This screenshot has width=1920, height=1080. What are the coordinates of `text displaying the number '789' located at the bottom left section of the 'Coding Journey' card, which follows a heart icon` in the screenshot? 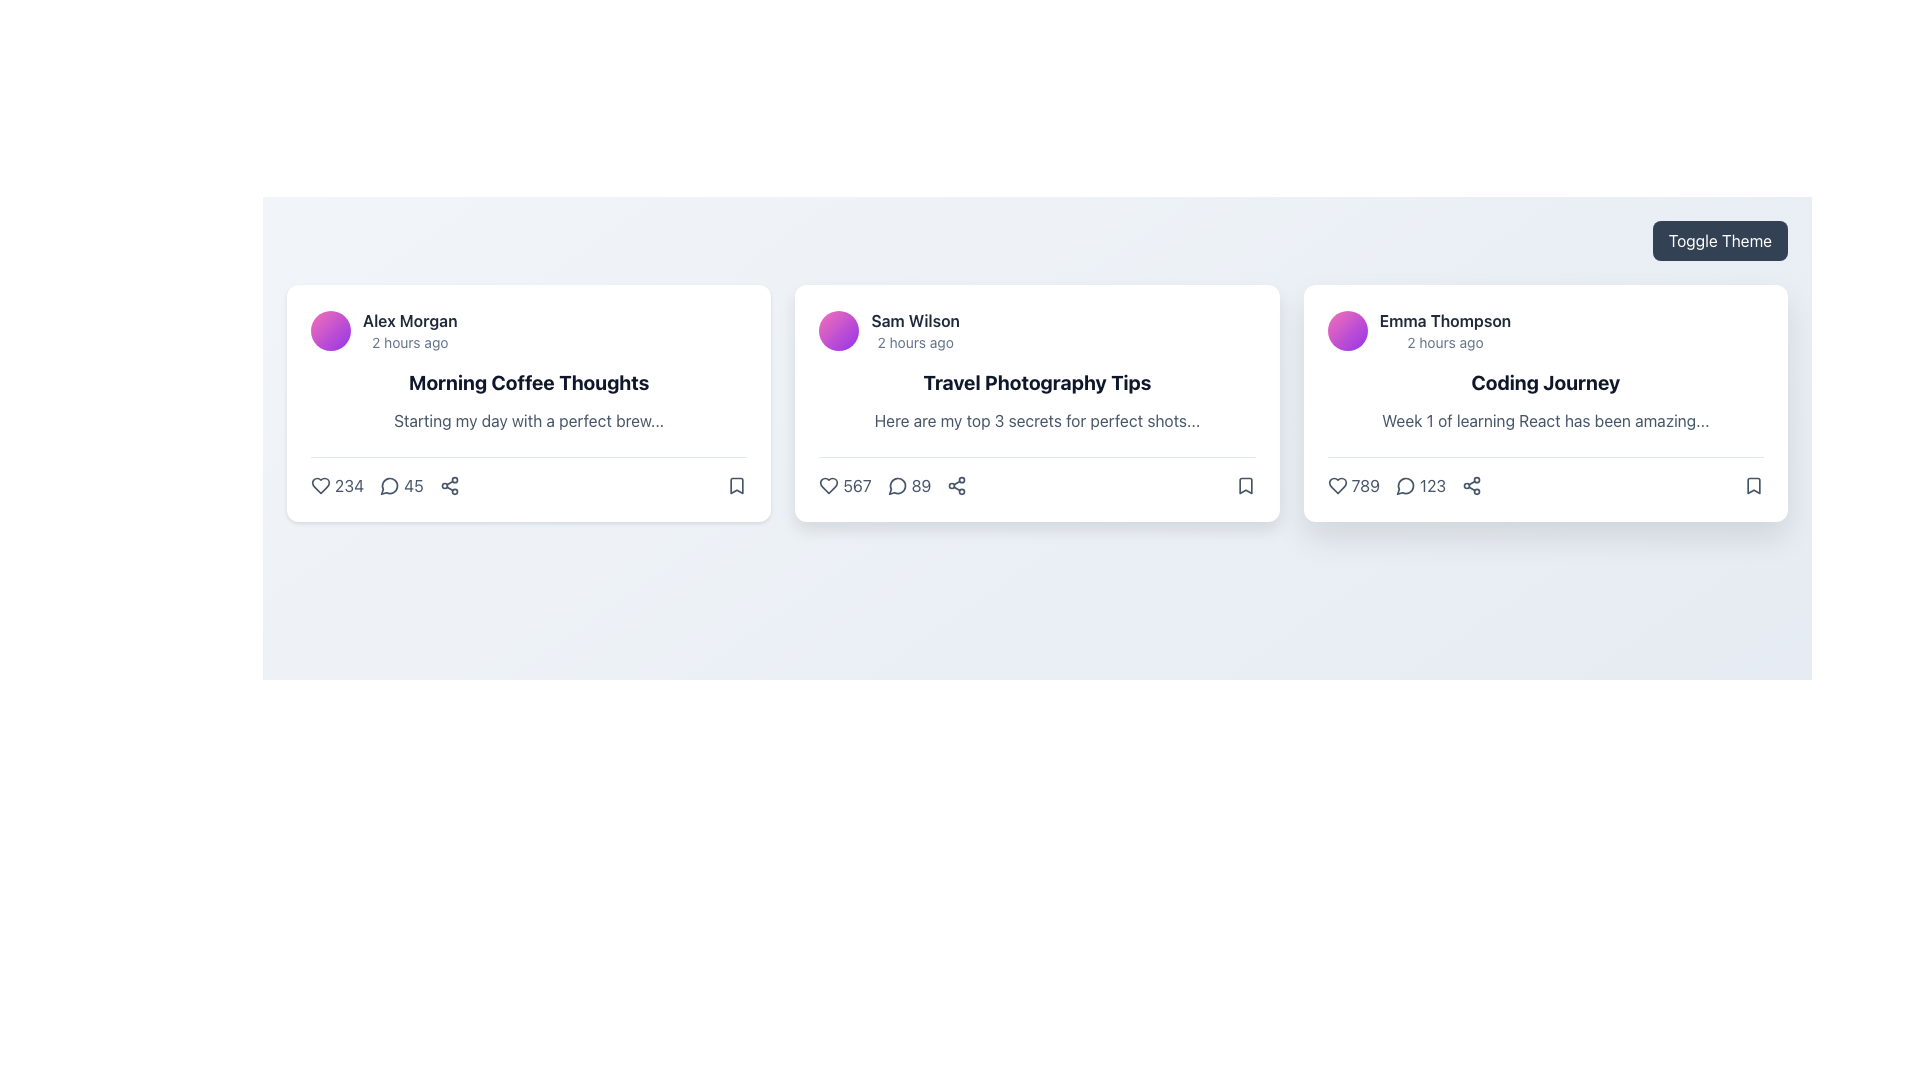 It's located at (1364, 486).